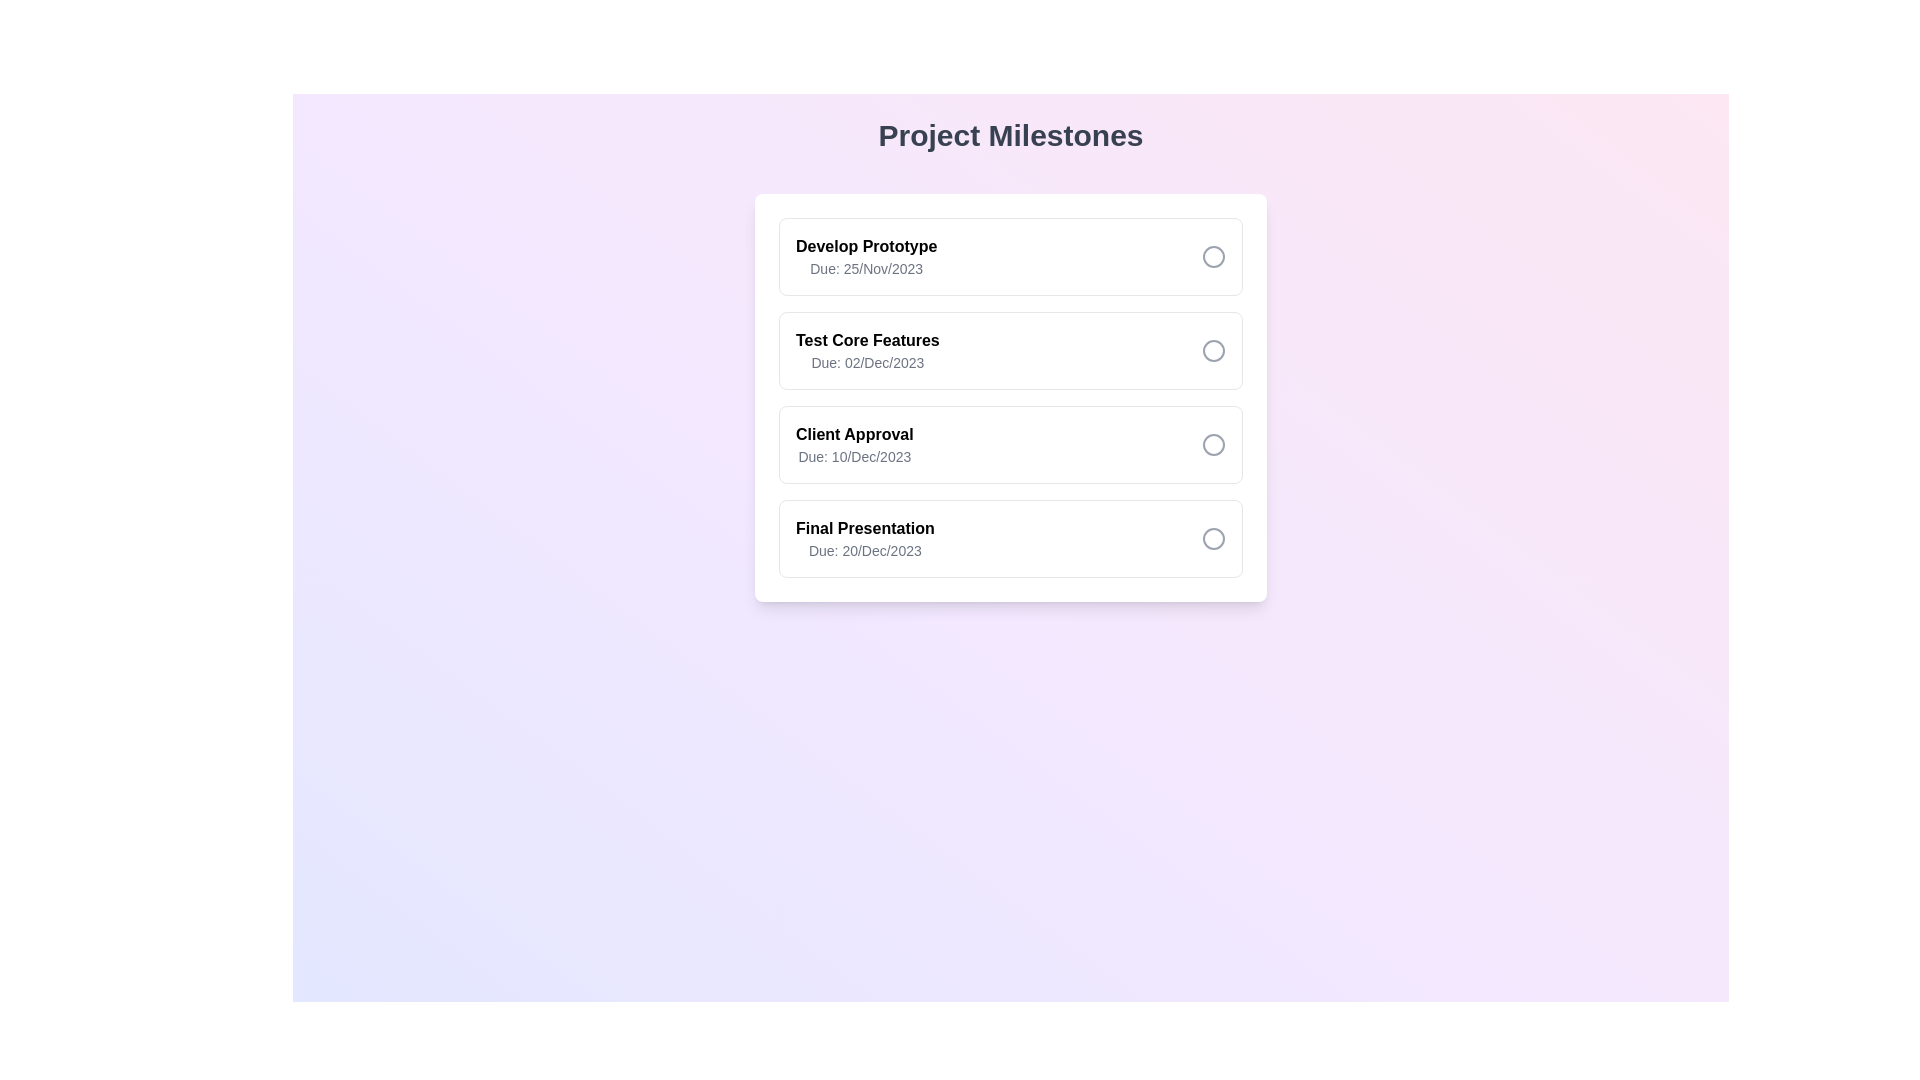 The width and height of the screenshot is (1920, 1080). I want to click on the task to view its details, so click(865, 256).